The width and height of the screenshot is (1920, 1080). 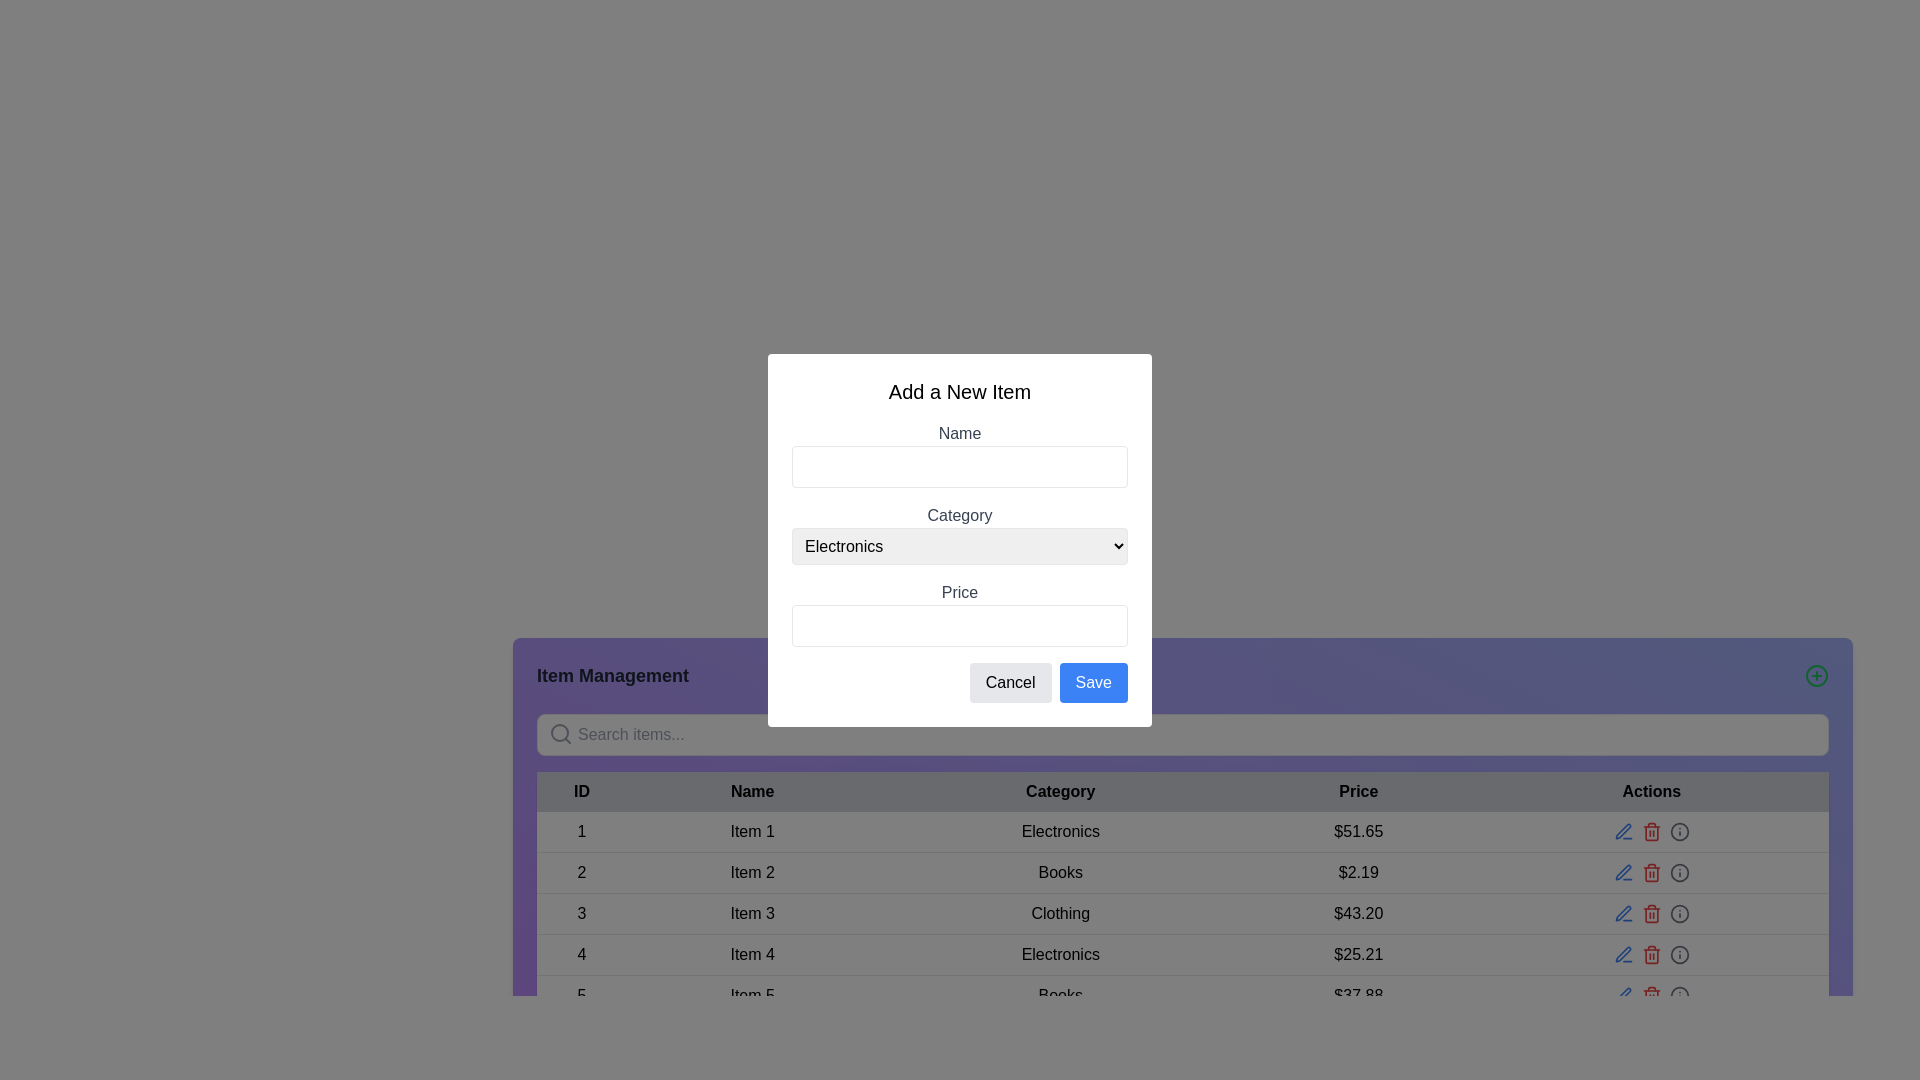 What do you see at coordinates (960, 540) in the screenshot?
I see `the 'Electronics' dropdown menu in the 'Add a New Item' modal` at bounding box center [960, 540].